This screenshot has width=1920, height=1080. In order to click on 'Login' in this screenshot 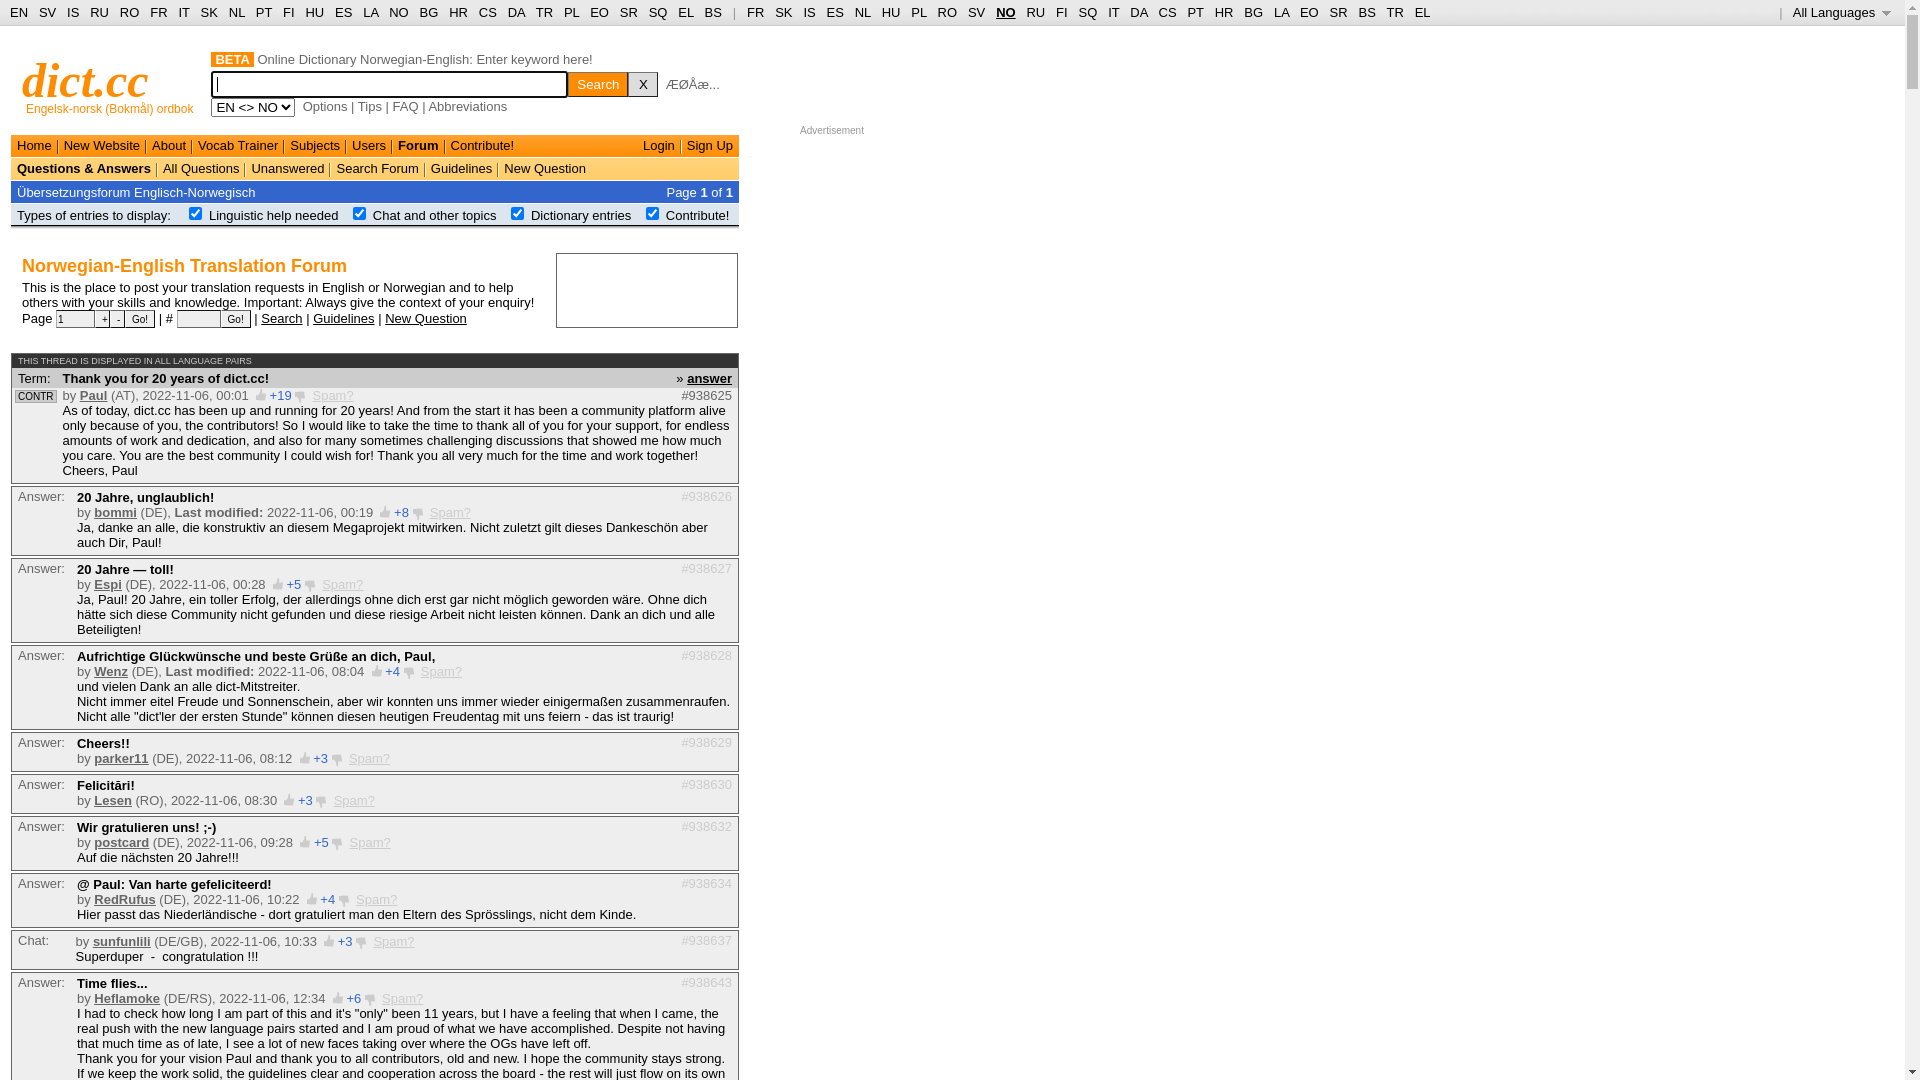, I will do `click(658, 144)`.